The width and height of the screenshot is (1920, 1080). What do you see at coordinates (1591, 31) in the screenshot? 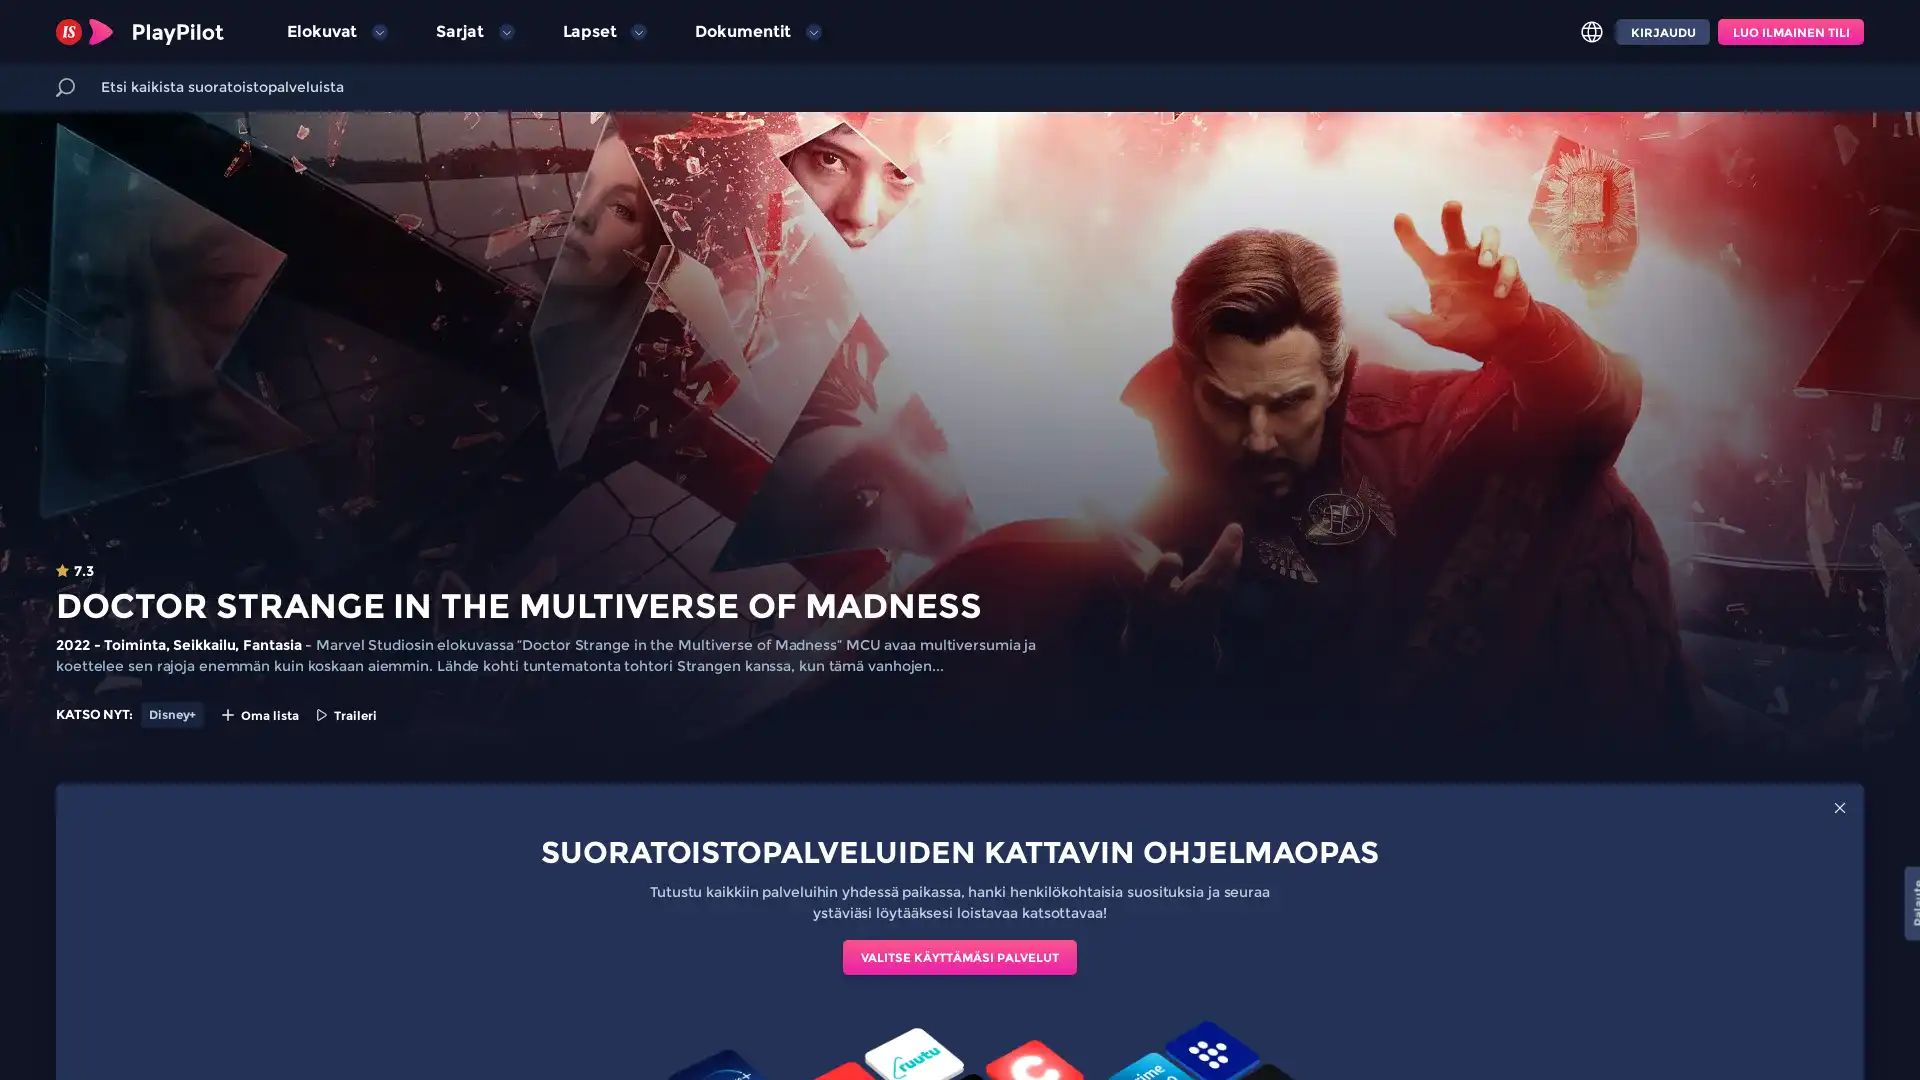
I see `Select country and language` at bounding box center [1591, 31].